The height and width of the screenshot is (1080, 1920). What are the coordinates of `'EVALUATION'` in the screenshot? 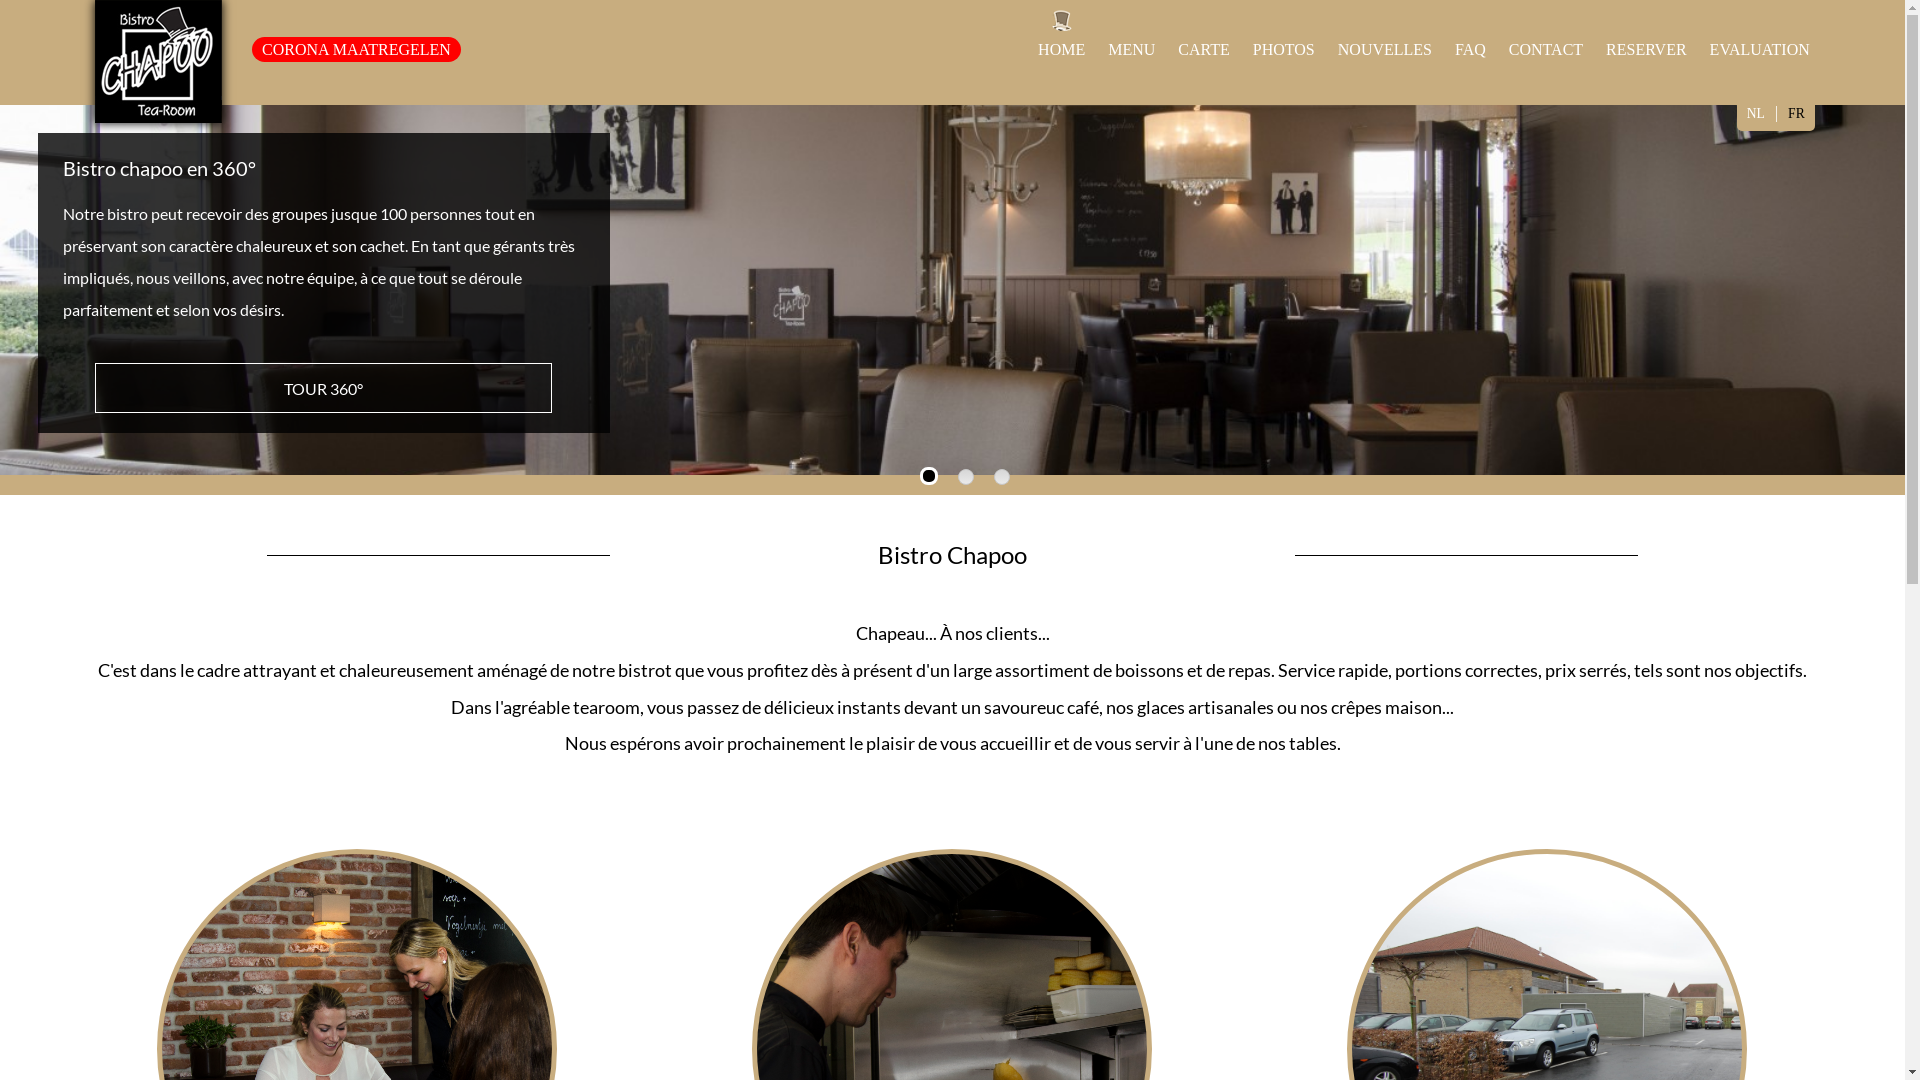 It's located at (1760, 48).